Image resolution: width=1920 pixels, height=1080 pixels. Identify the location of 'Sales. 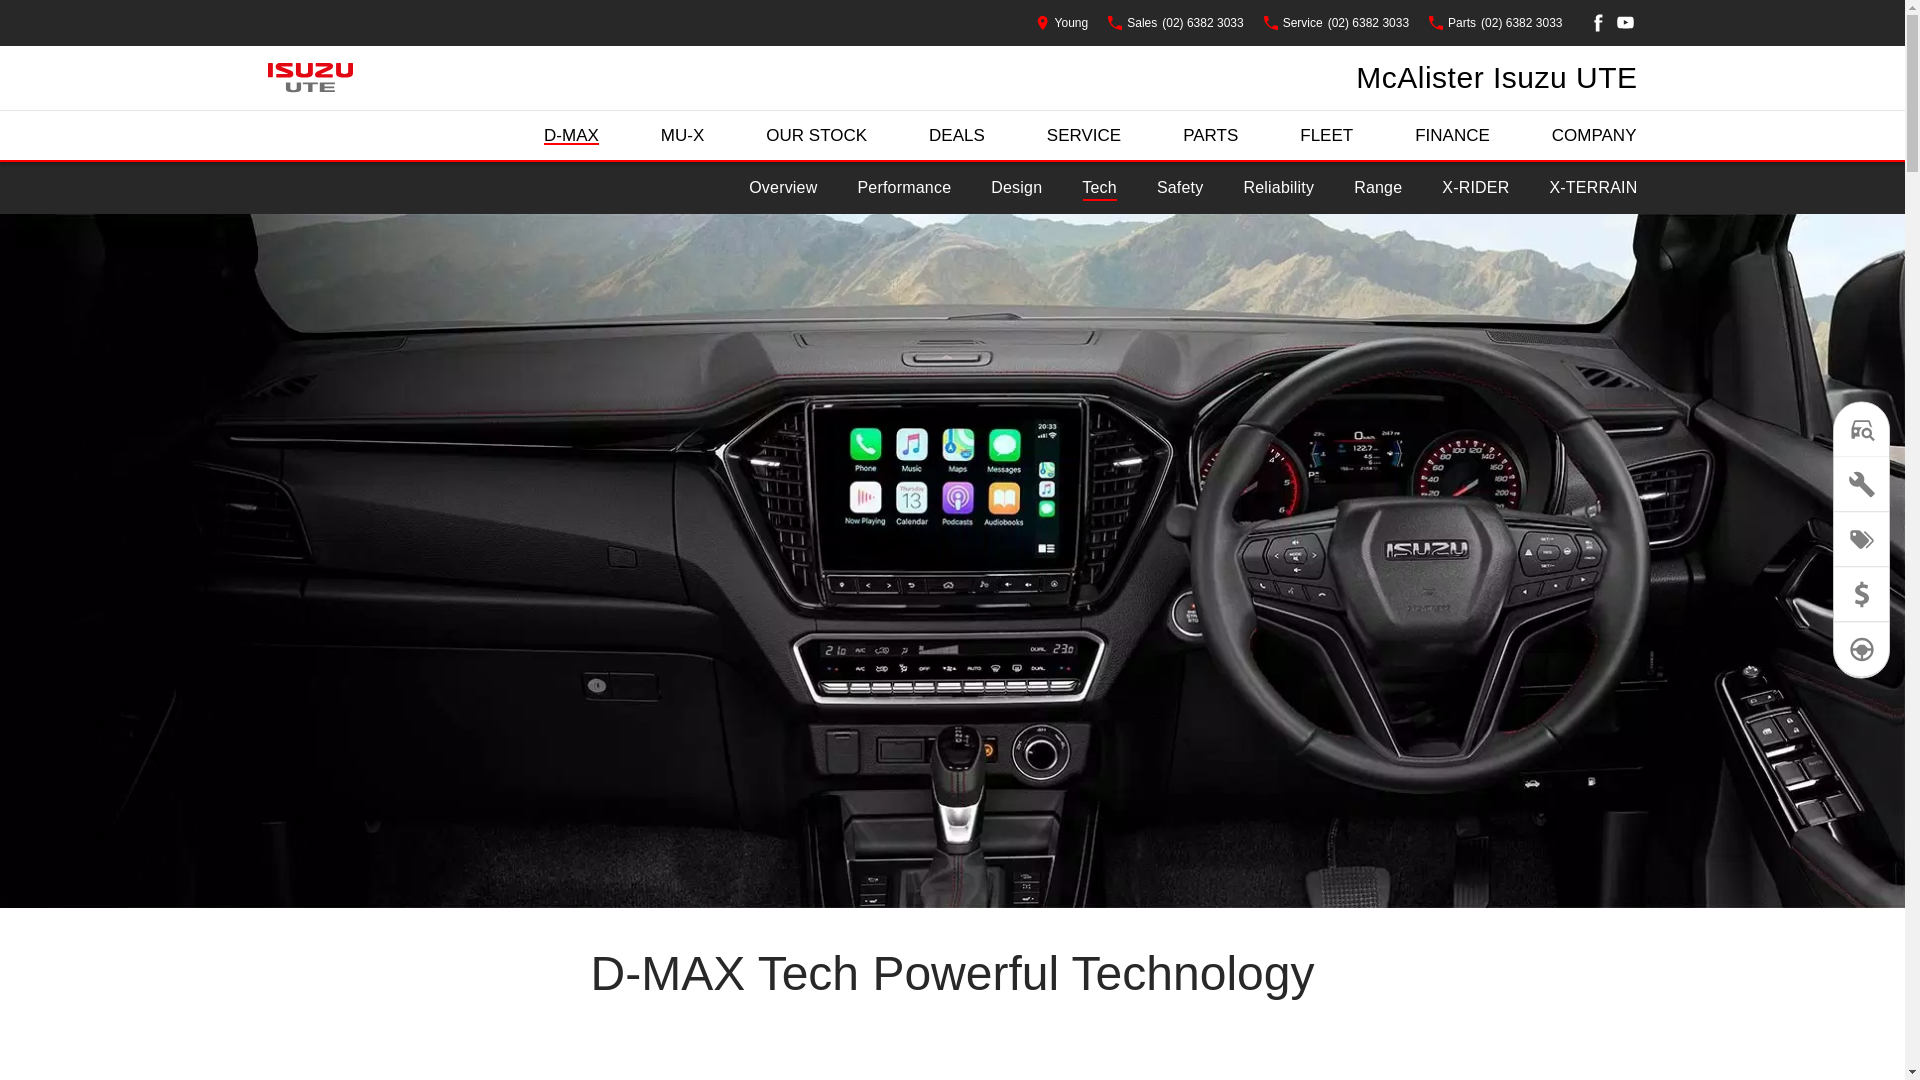
(1175, 22).